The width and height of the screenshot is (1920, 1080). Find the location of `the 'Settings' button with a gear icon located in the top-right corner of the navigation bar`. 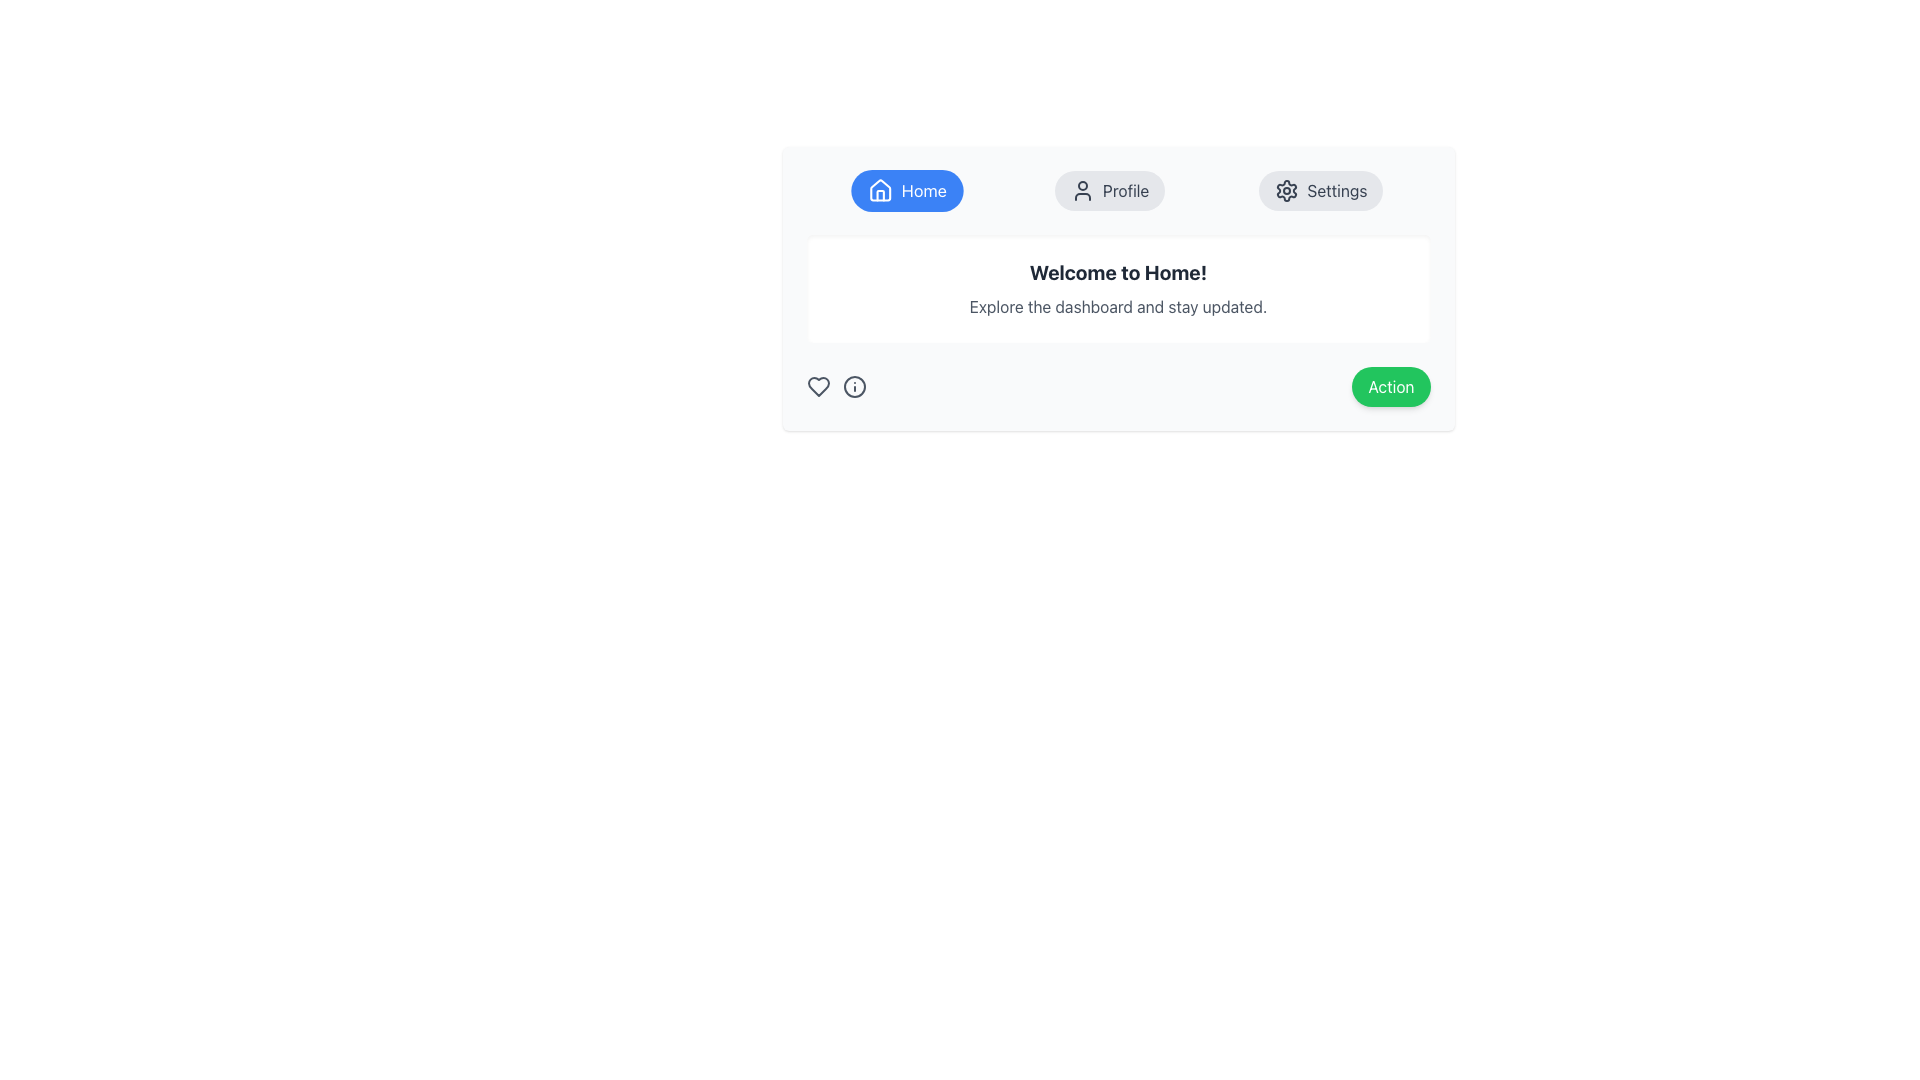

the 'Settings' button with a gear icon located in the top-right corner of the navigation bar is located at coordinates (1321, 191).